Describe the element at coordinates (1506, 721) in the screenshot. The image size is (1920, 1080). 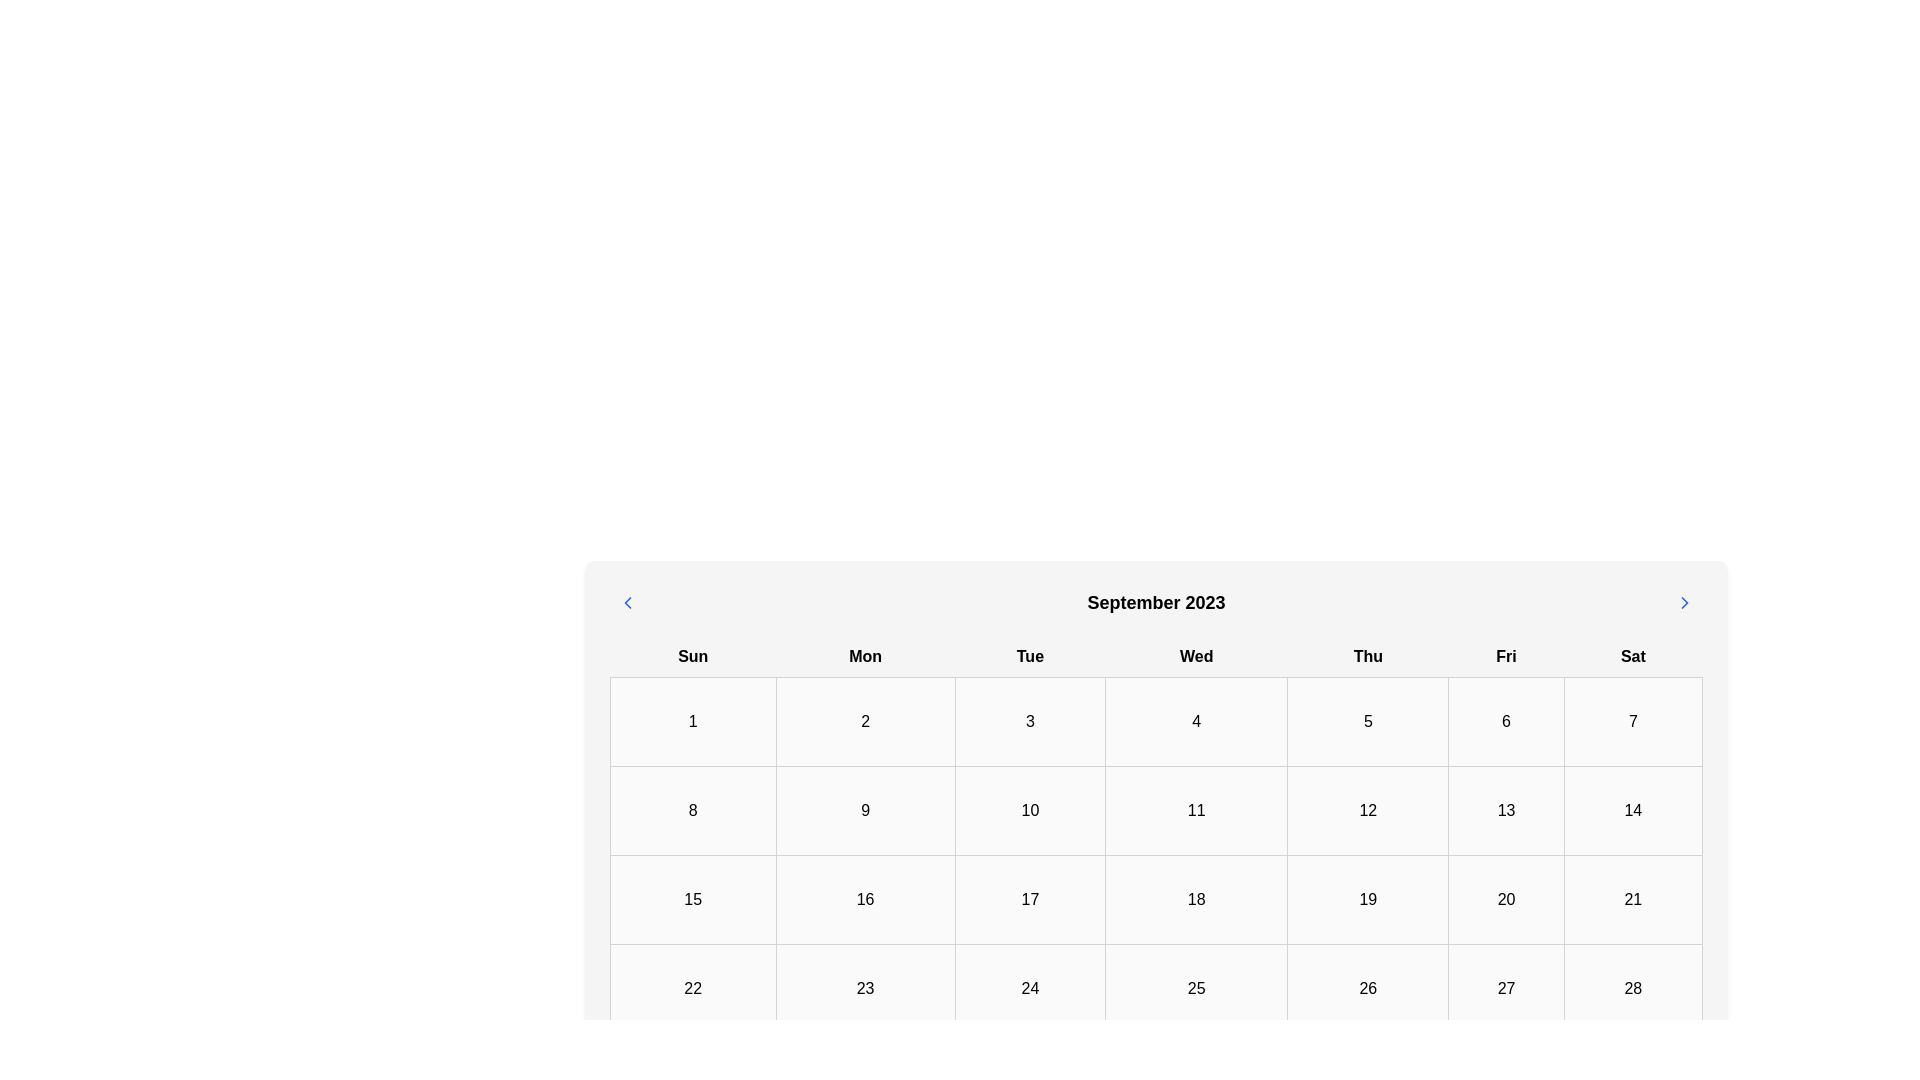
I see `the square button labeled '6' in the September 2023 calendar interface` at that location.